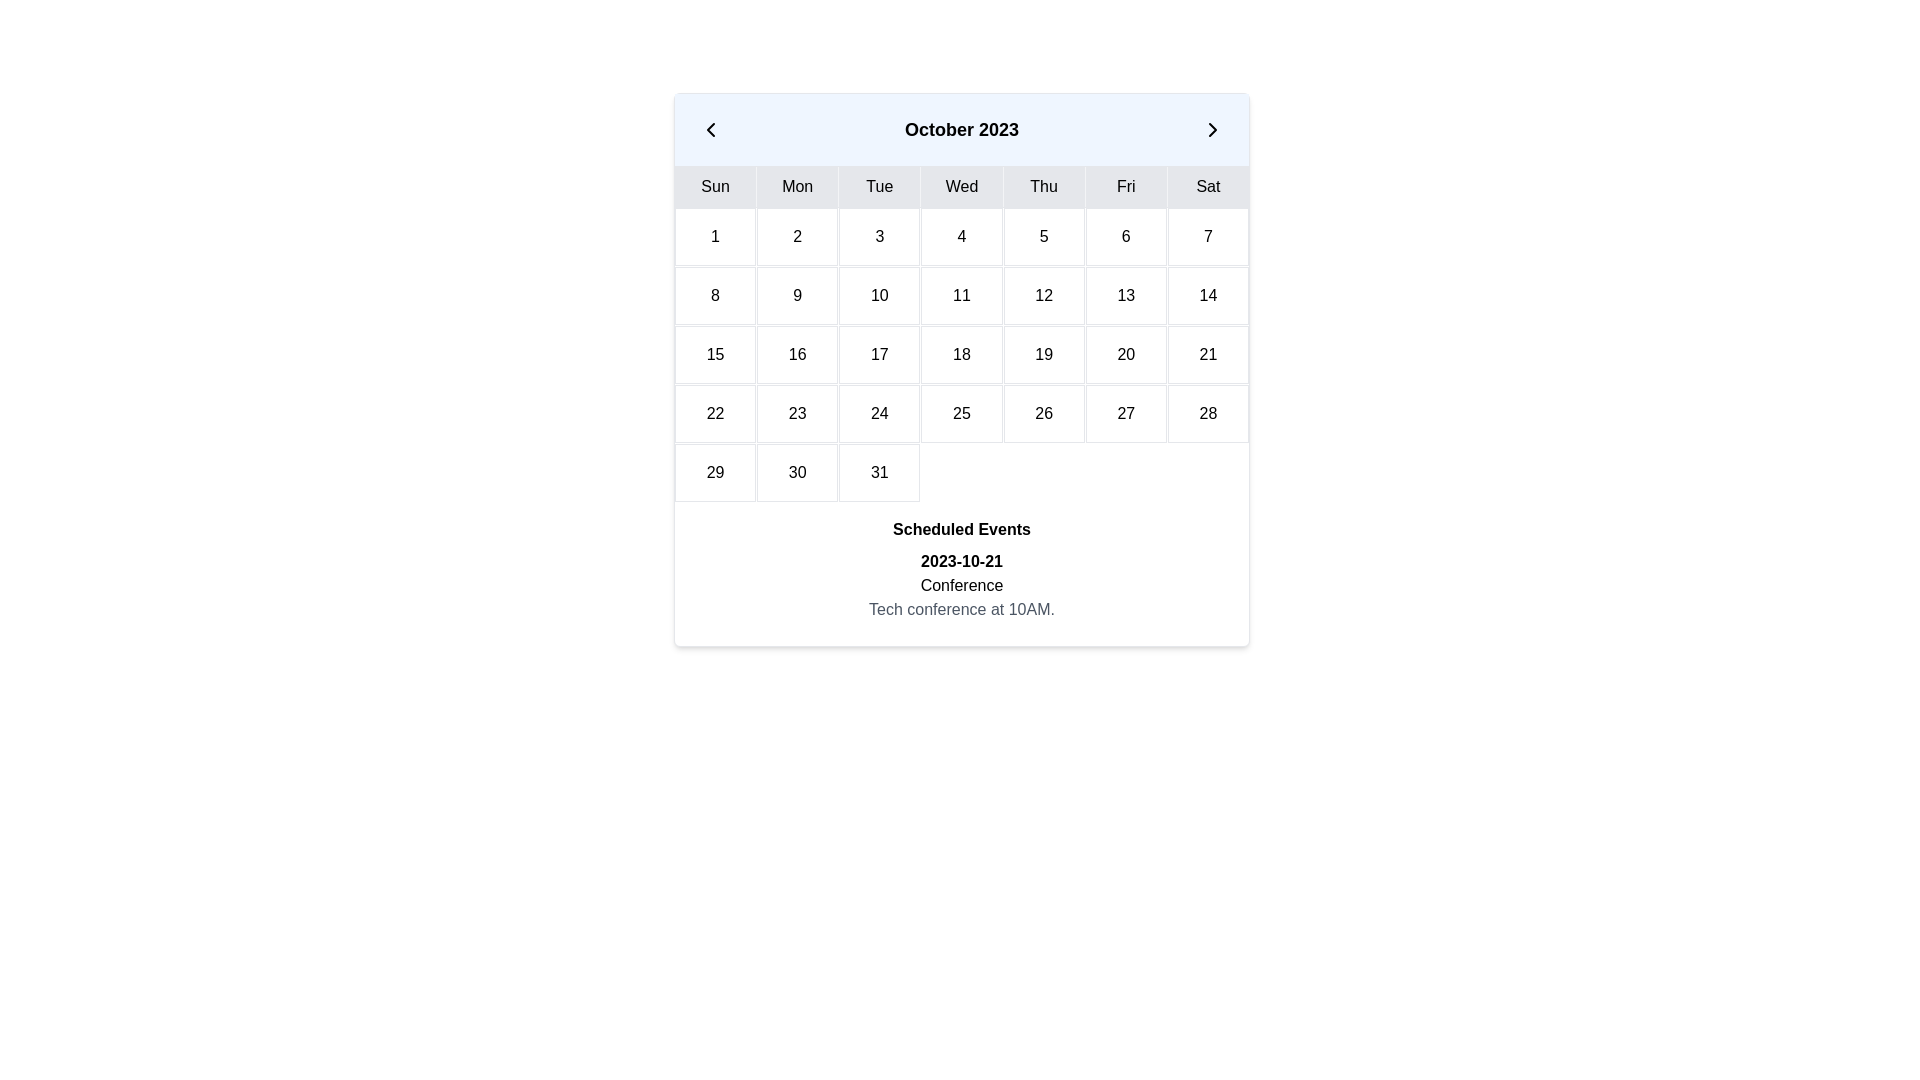 This screenshot has width=1920, height=1080. I want to click on the label displaying the number '28', which is a white square with bold black text, located in the fourth row and seventh column of the calendar layout, so click(1207, 412).